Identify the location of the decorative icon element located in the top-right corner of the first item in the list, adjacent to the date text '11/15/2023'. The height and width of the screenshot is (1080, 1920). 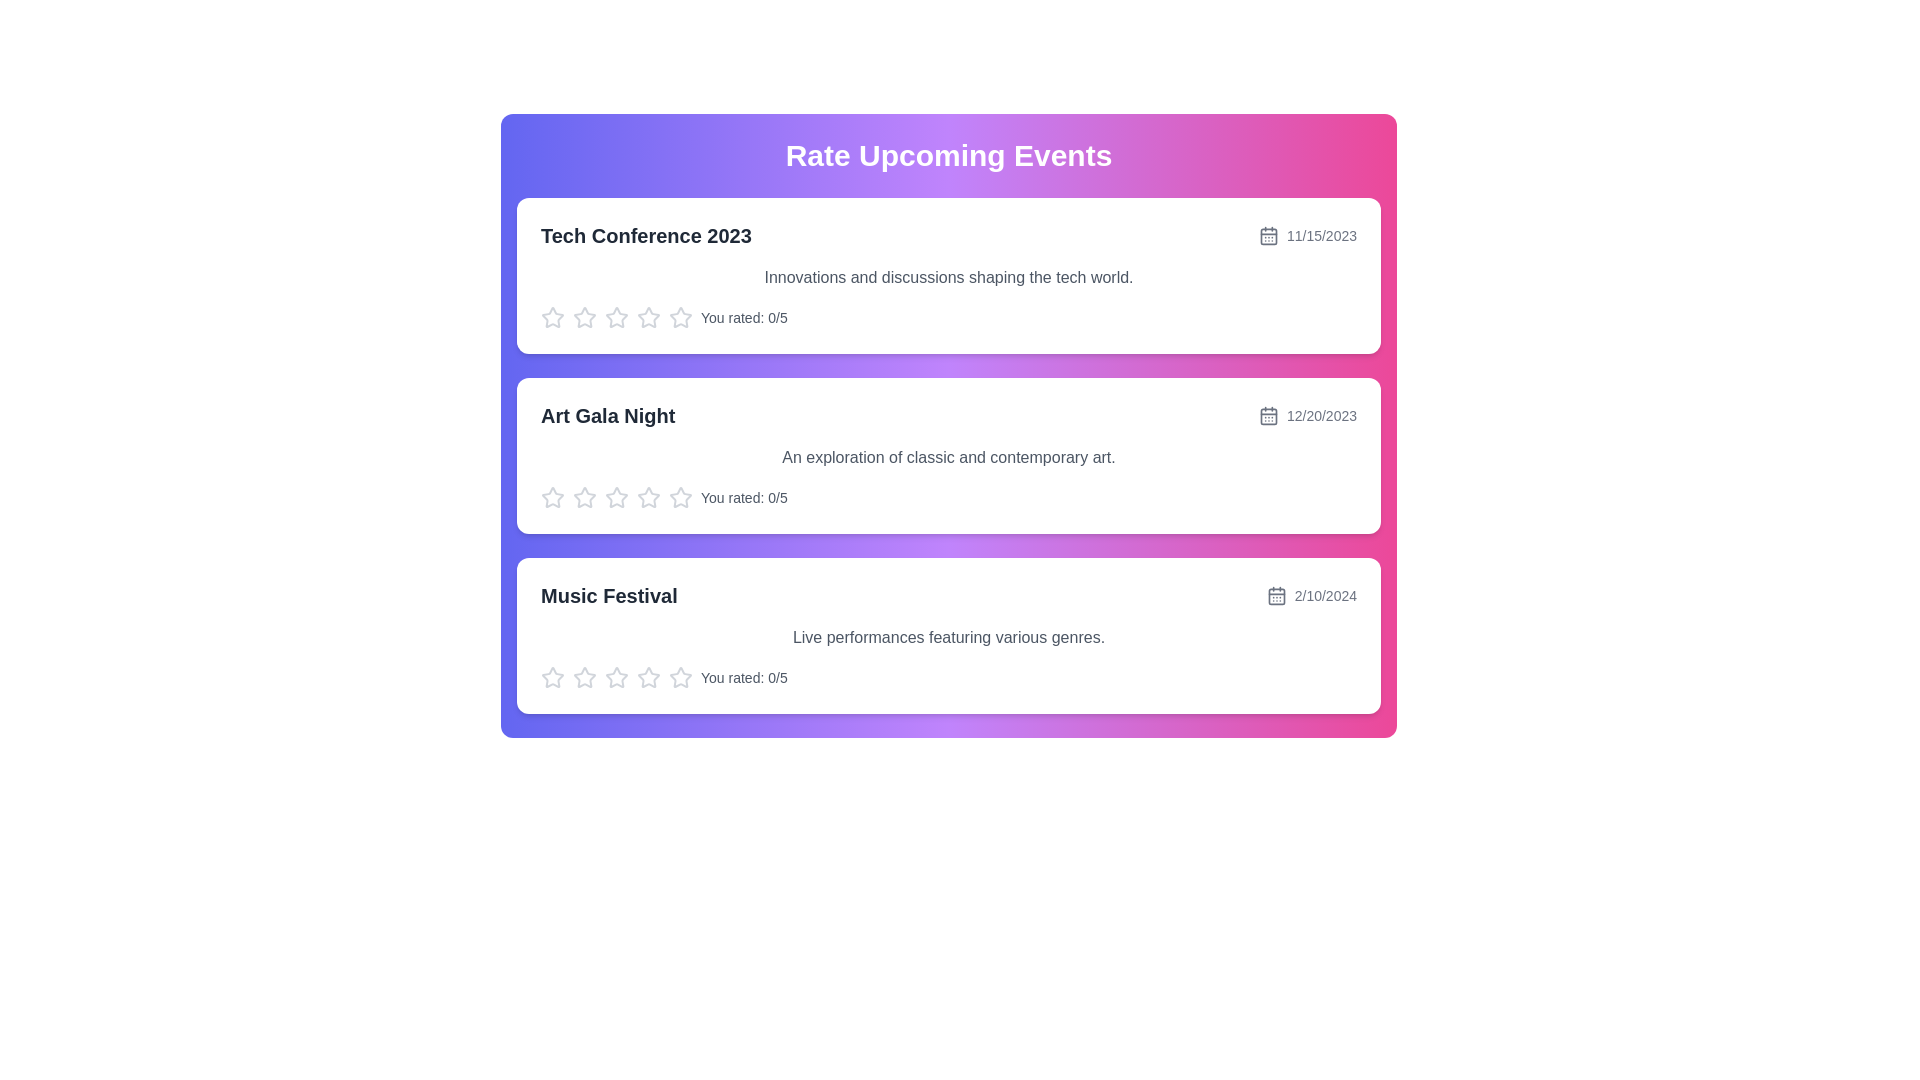
(1267, 235).